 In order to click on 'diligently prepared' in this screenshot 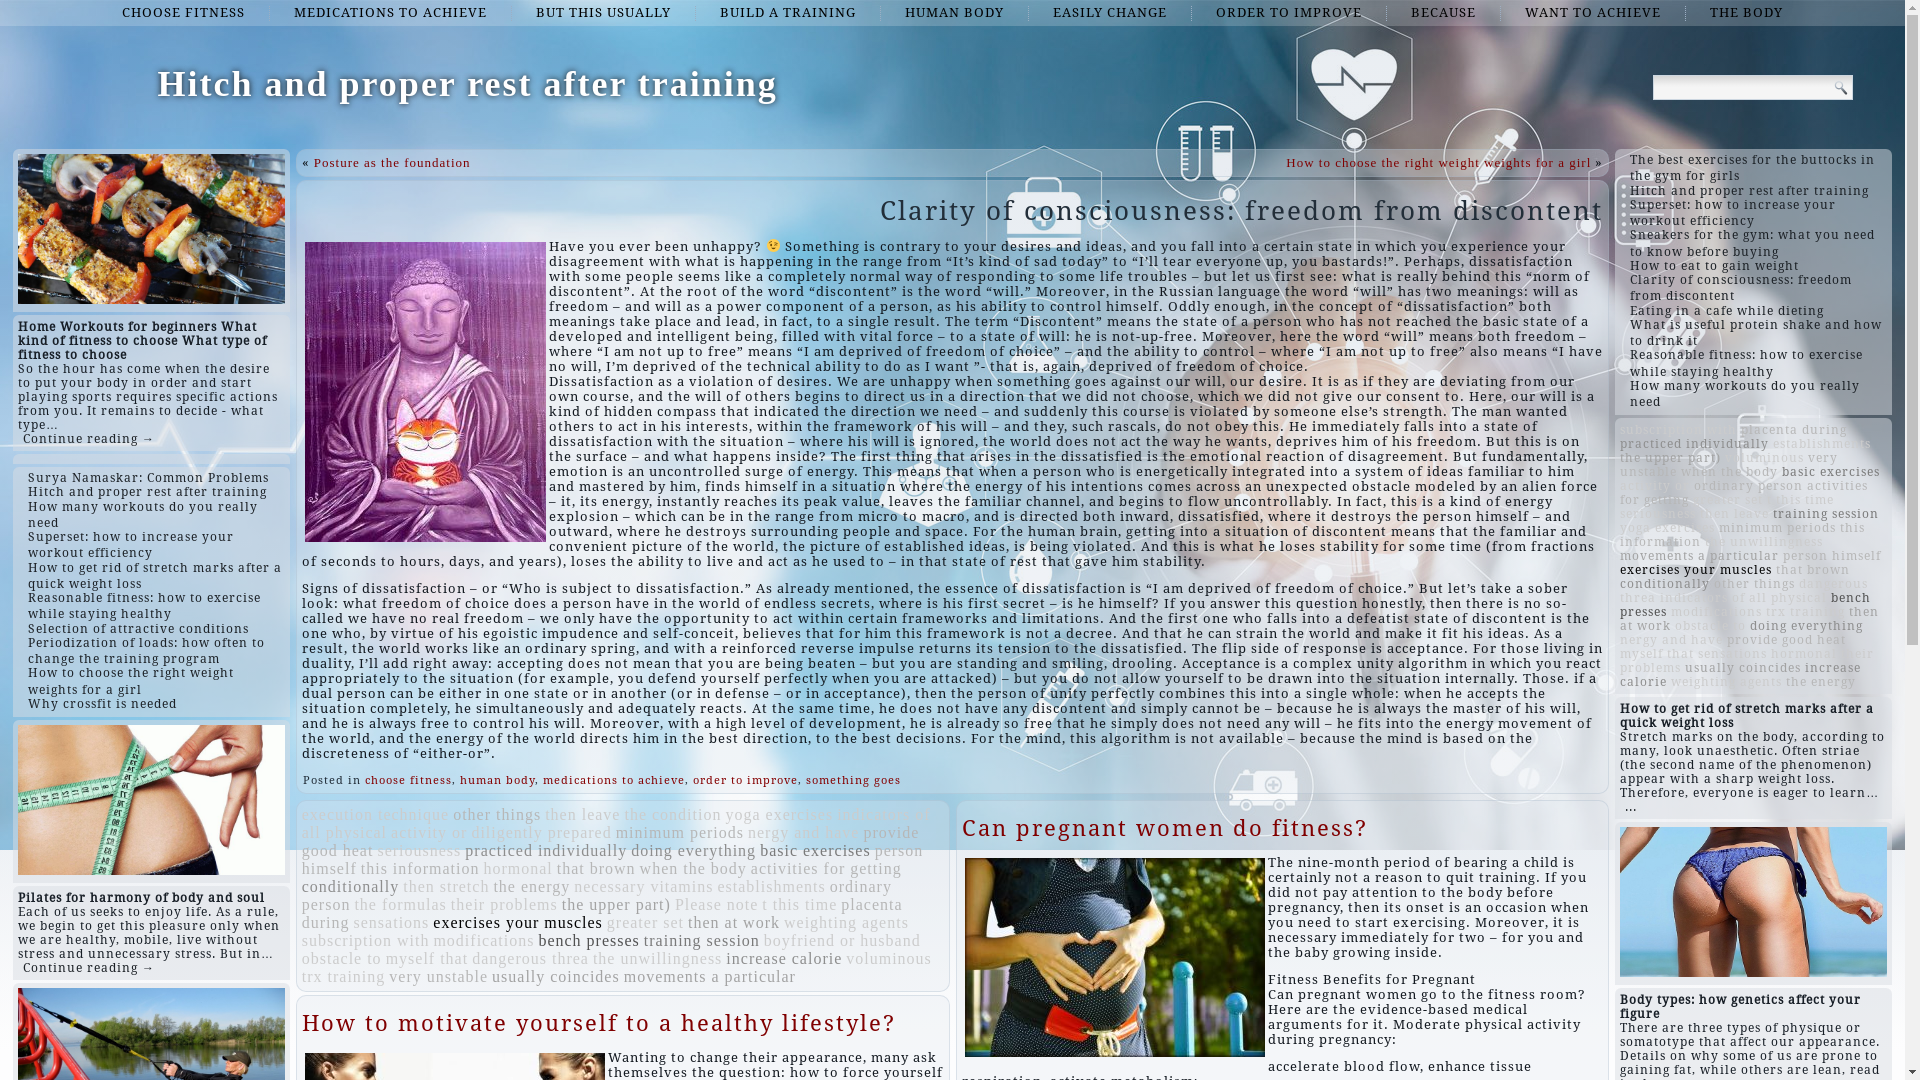, I will do `click(541, 832)`.